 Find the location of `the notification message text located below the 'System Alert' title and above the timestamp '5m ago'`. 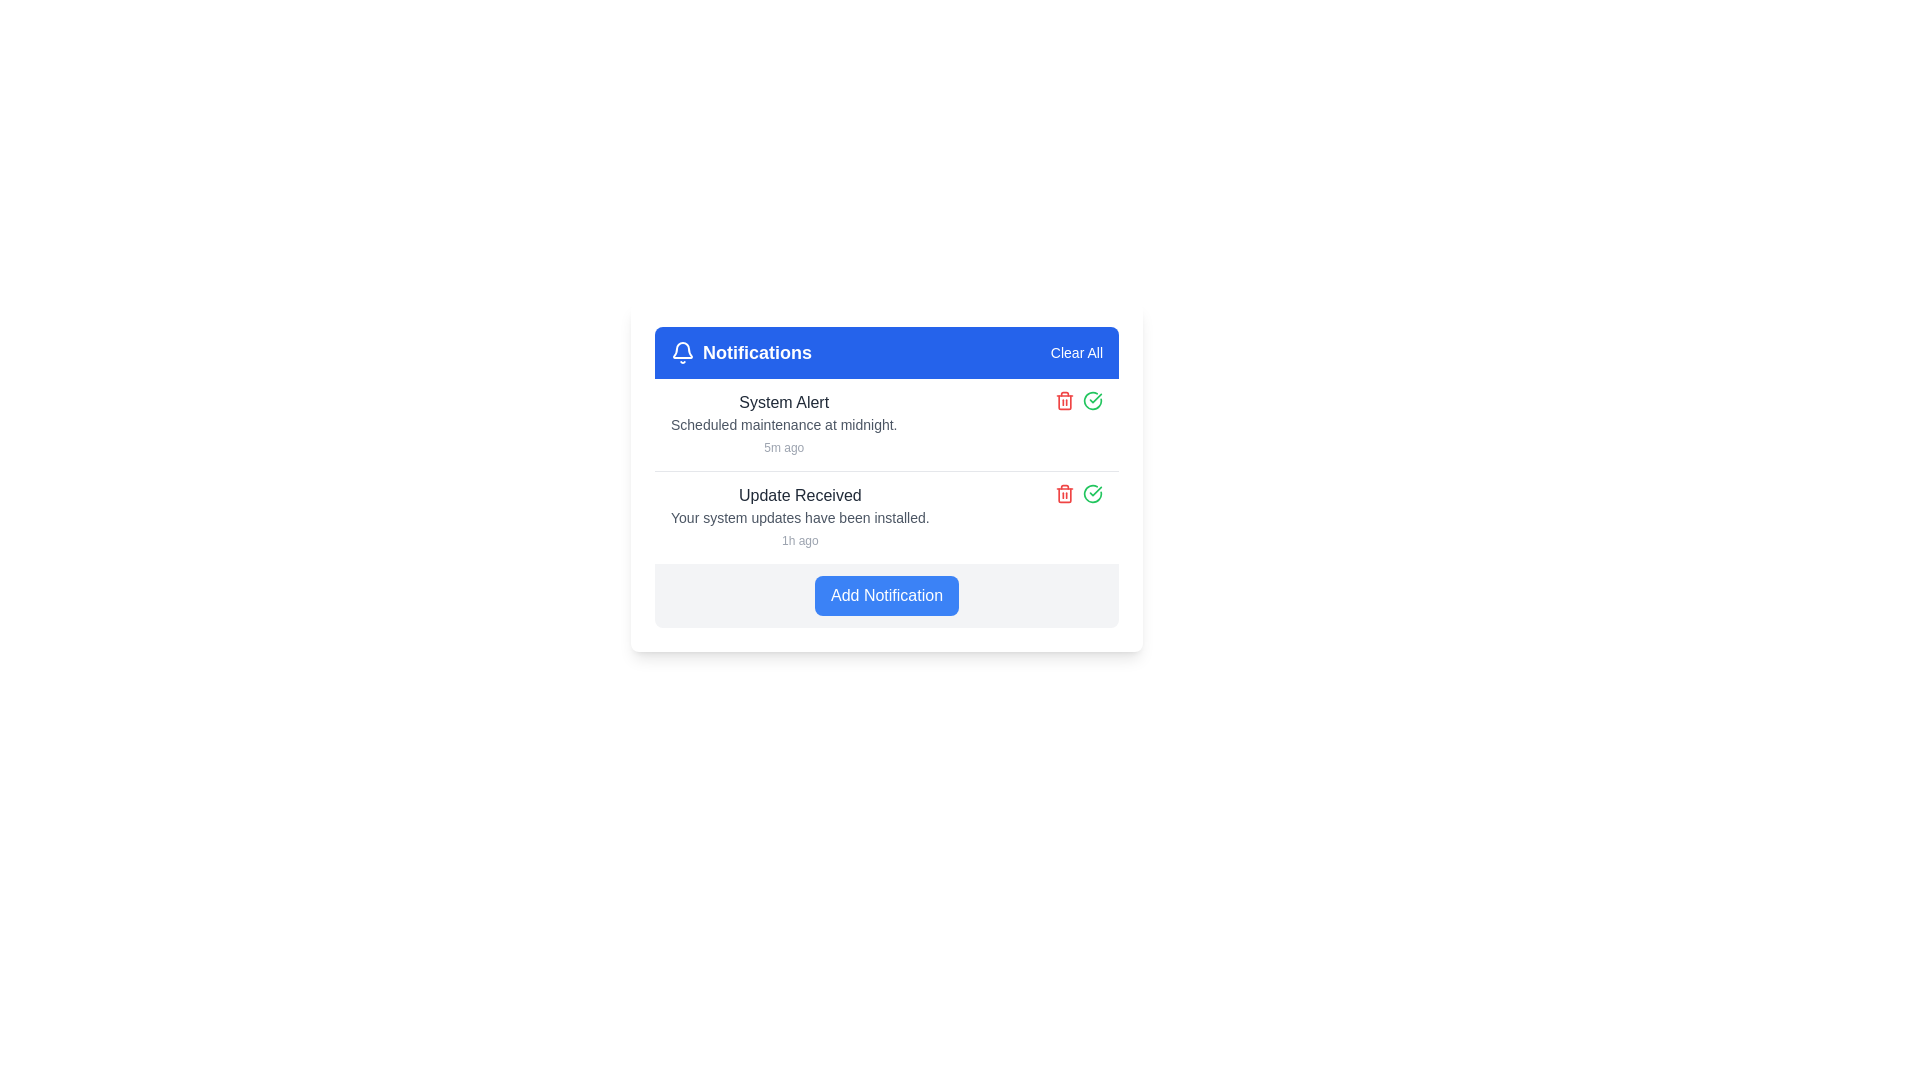

the notification message text located below the 'System Alert' title and above the timestamp '5m ago' is located at coordinates (783, 423).